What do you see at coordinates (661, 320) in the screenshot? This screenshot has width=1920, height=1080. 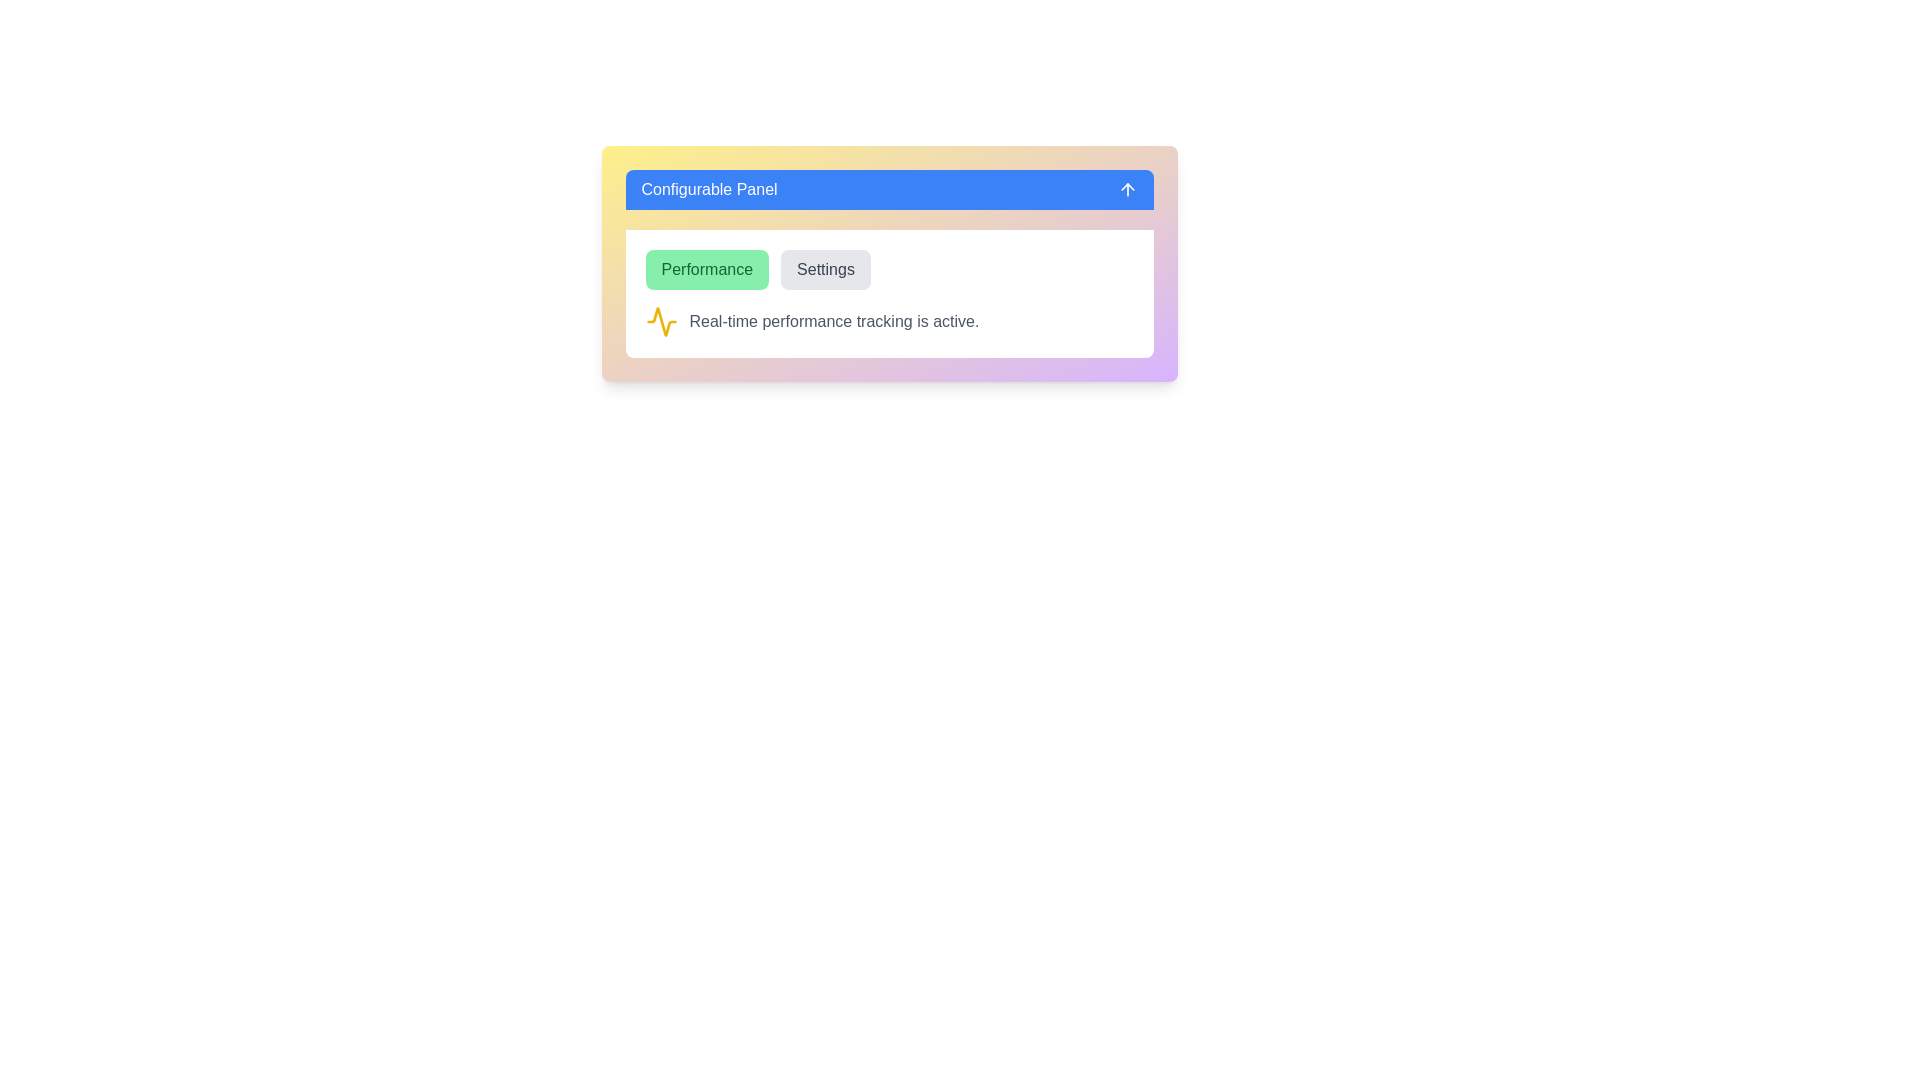 I see `the activity tracking icon located at the leftmost side of the section, which visually indicates that real-time performance tracking is active` at bounding box center [661, 320].